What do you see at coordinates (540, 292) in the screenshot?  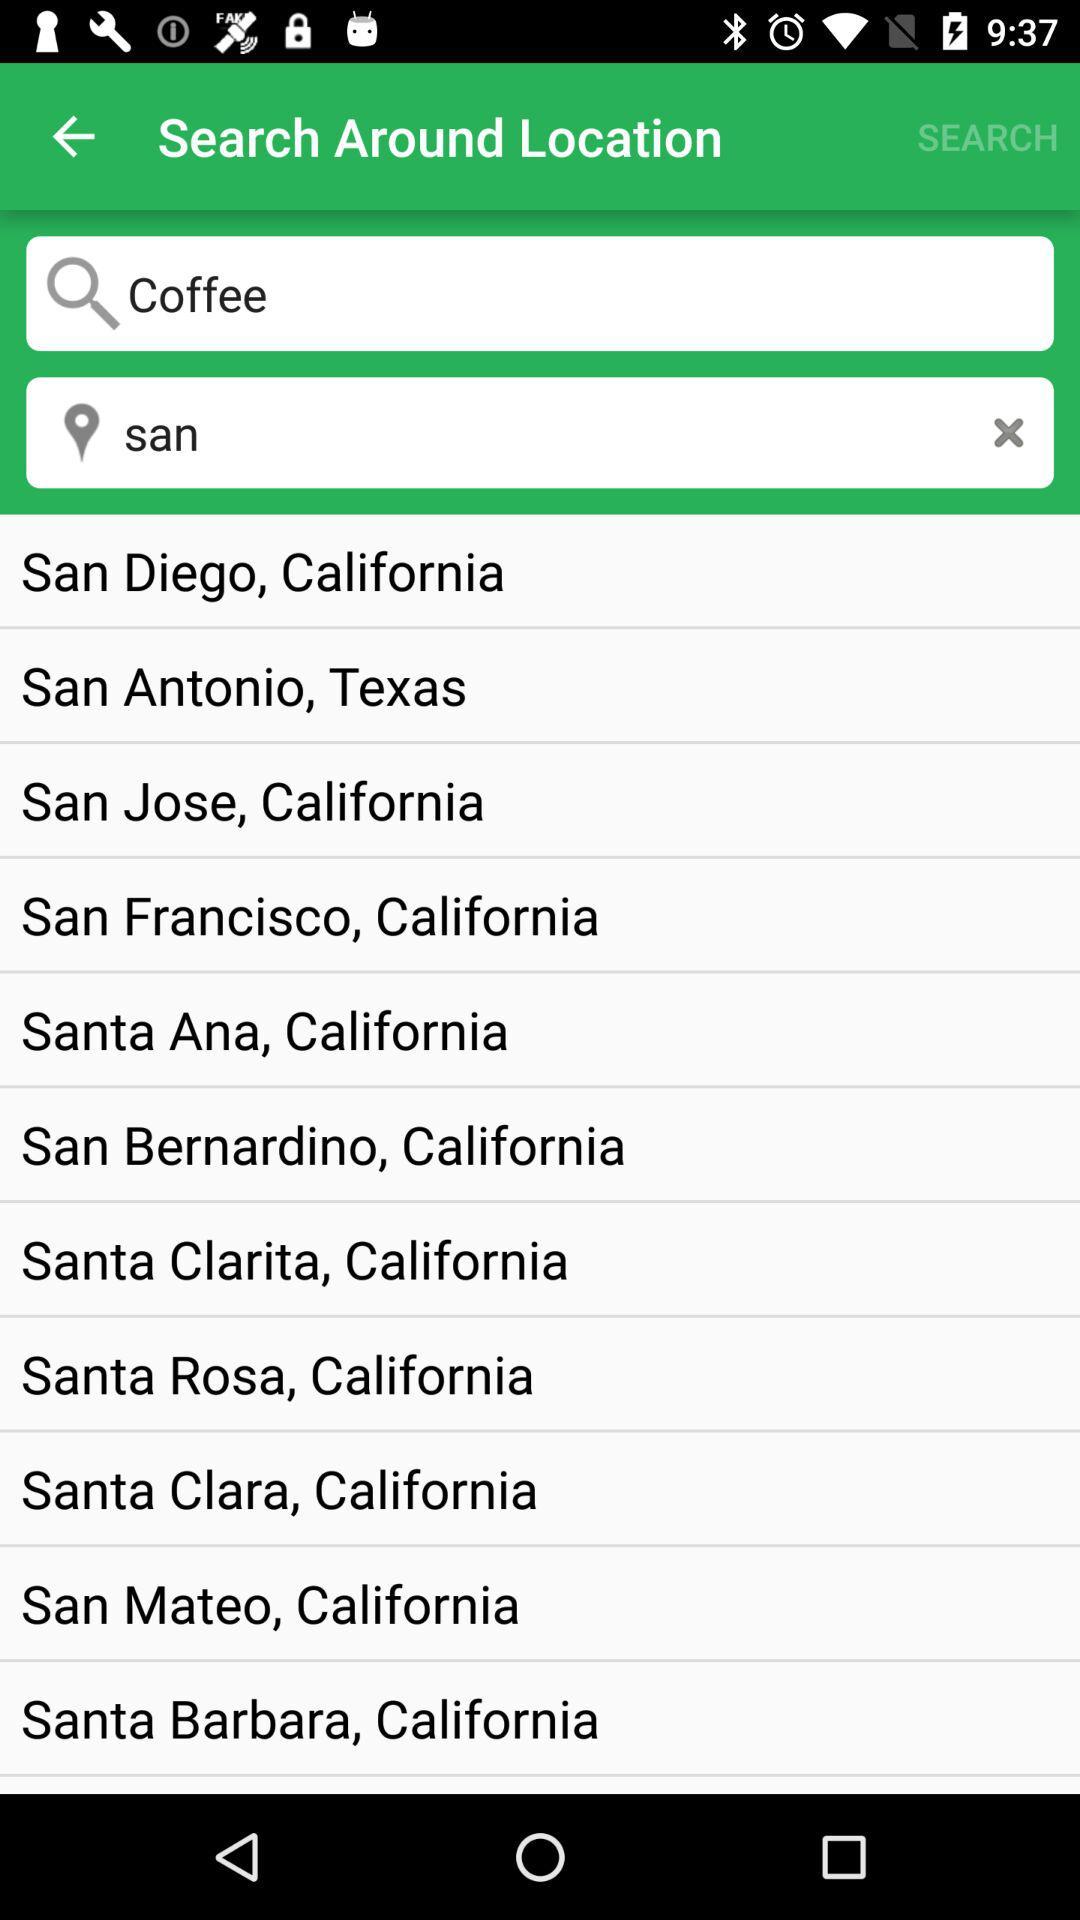 I see `the coffee item` at bounding box center [540, 292].